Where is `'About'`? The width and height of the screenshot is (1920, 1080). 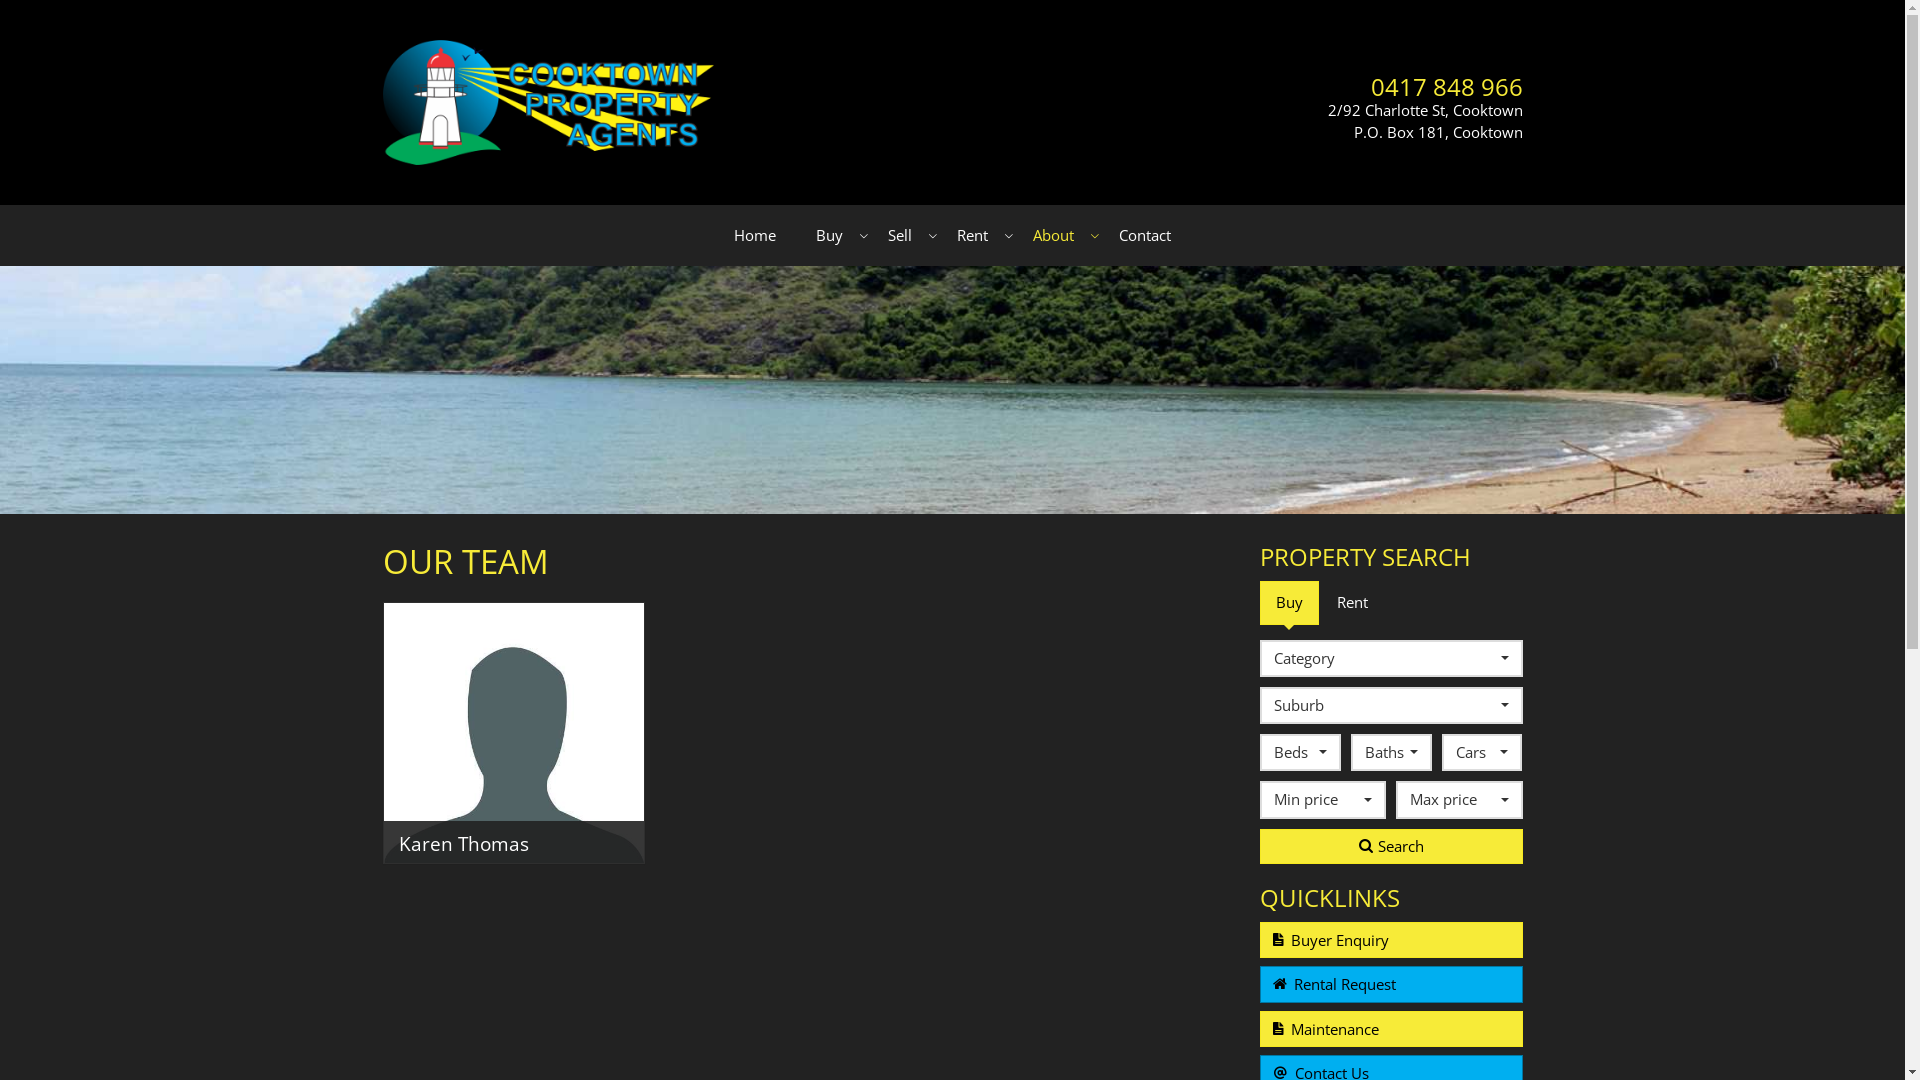 'About' is located at coordinates (1055, 234).